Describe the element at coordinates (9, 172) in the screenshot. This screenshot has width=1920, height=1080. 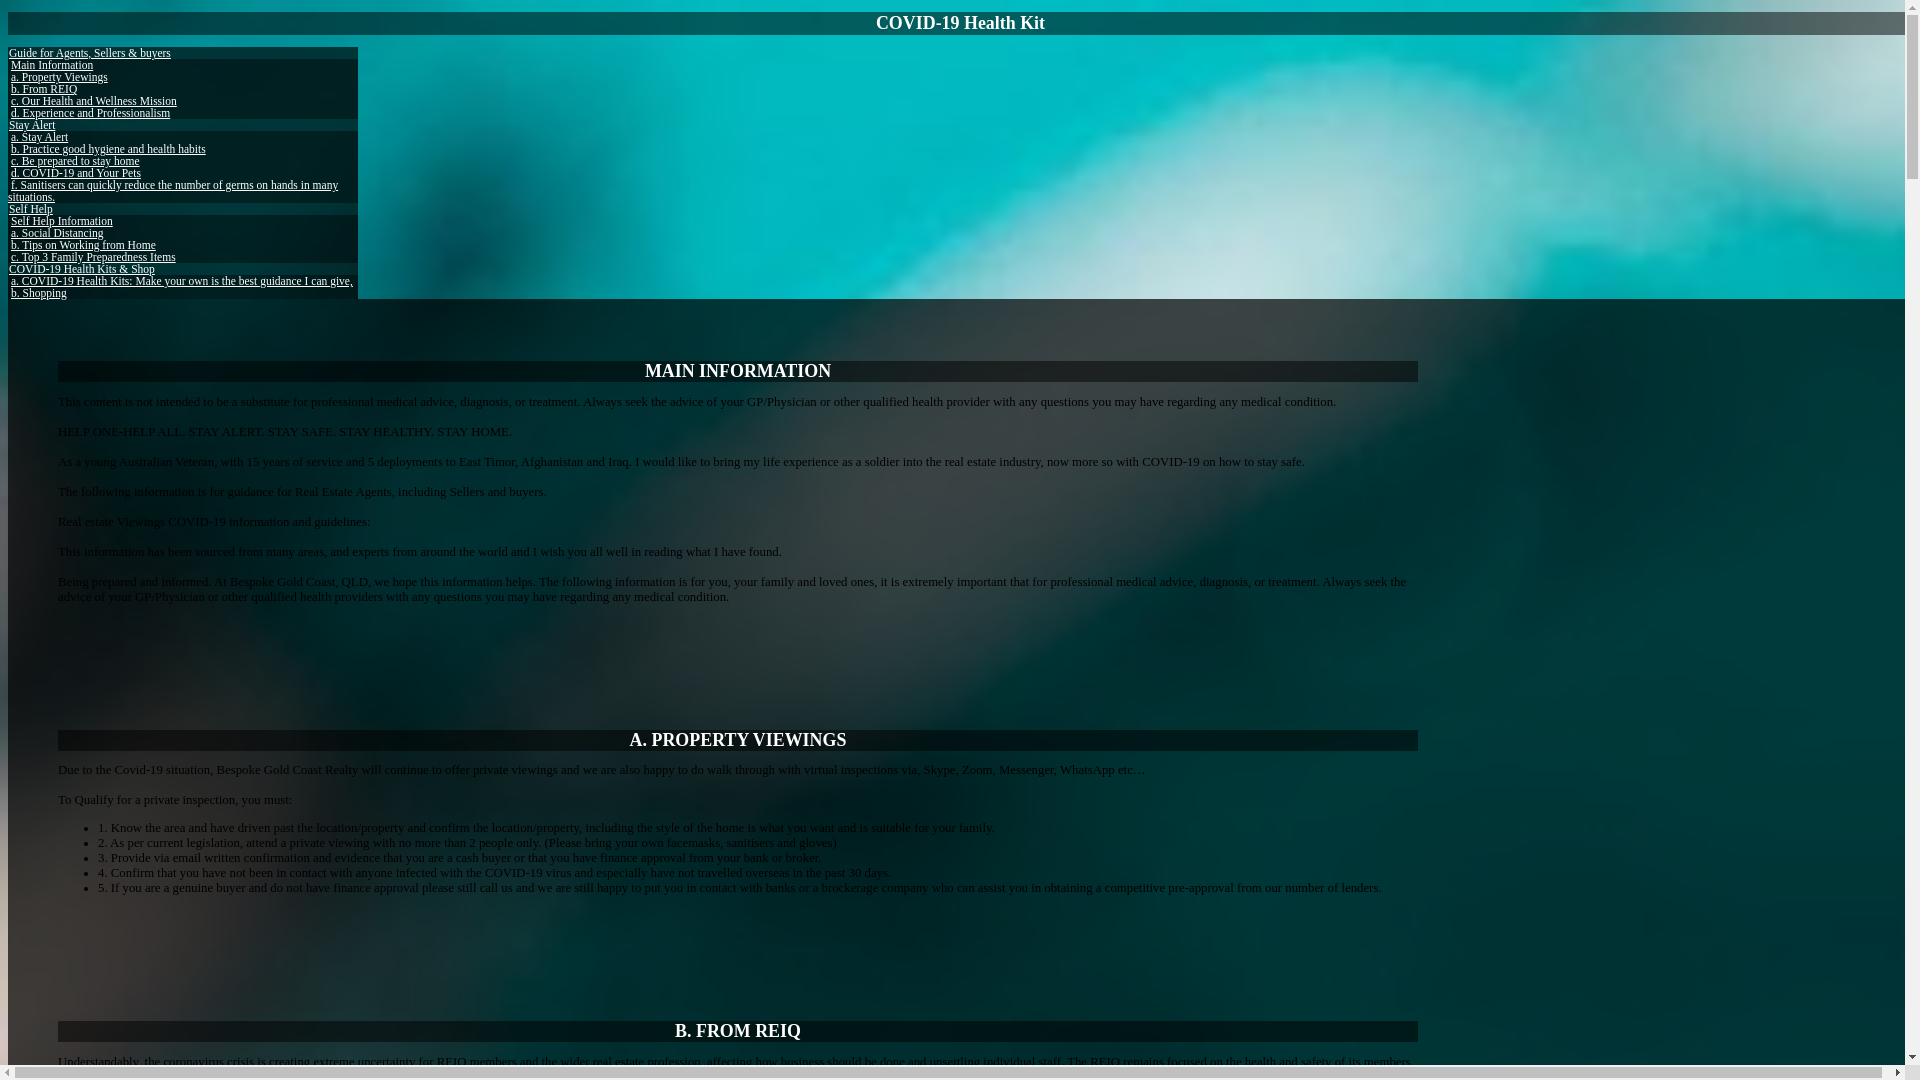
I see `'d. COVID-19 and Your Pets'` at that location.